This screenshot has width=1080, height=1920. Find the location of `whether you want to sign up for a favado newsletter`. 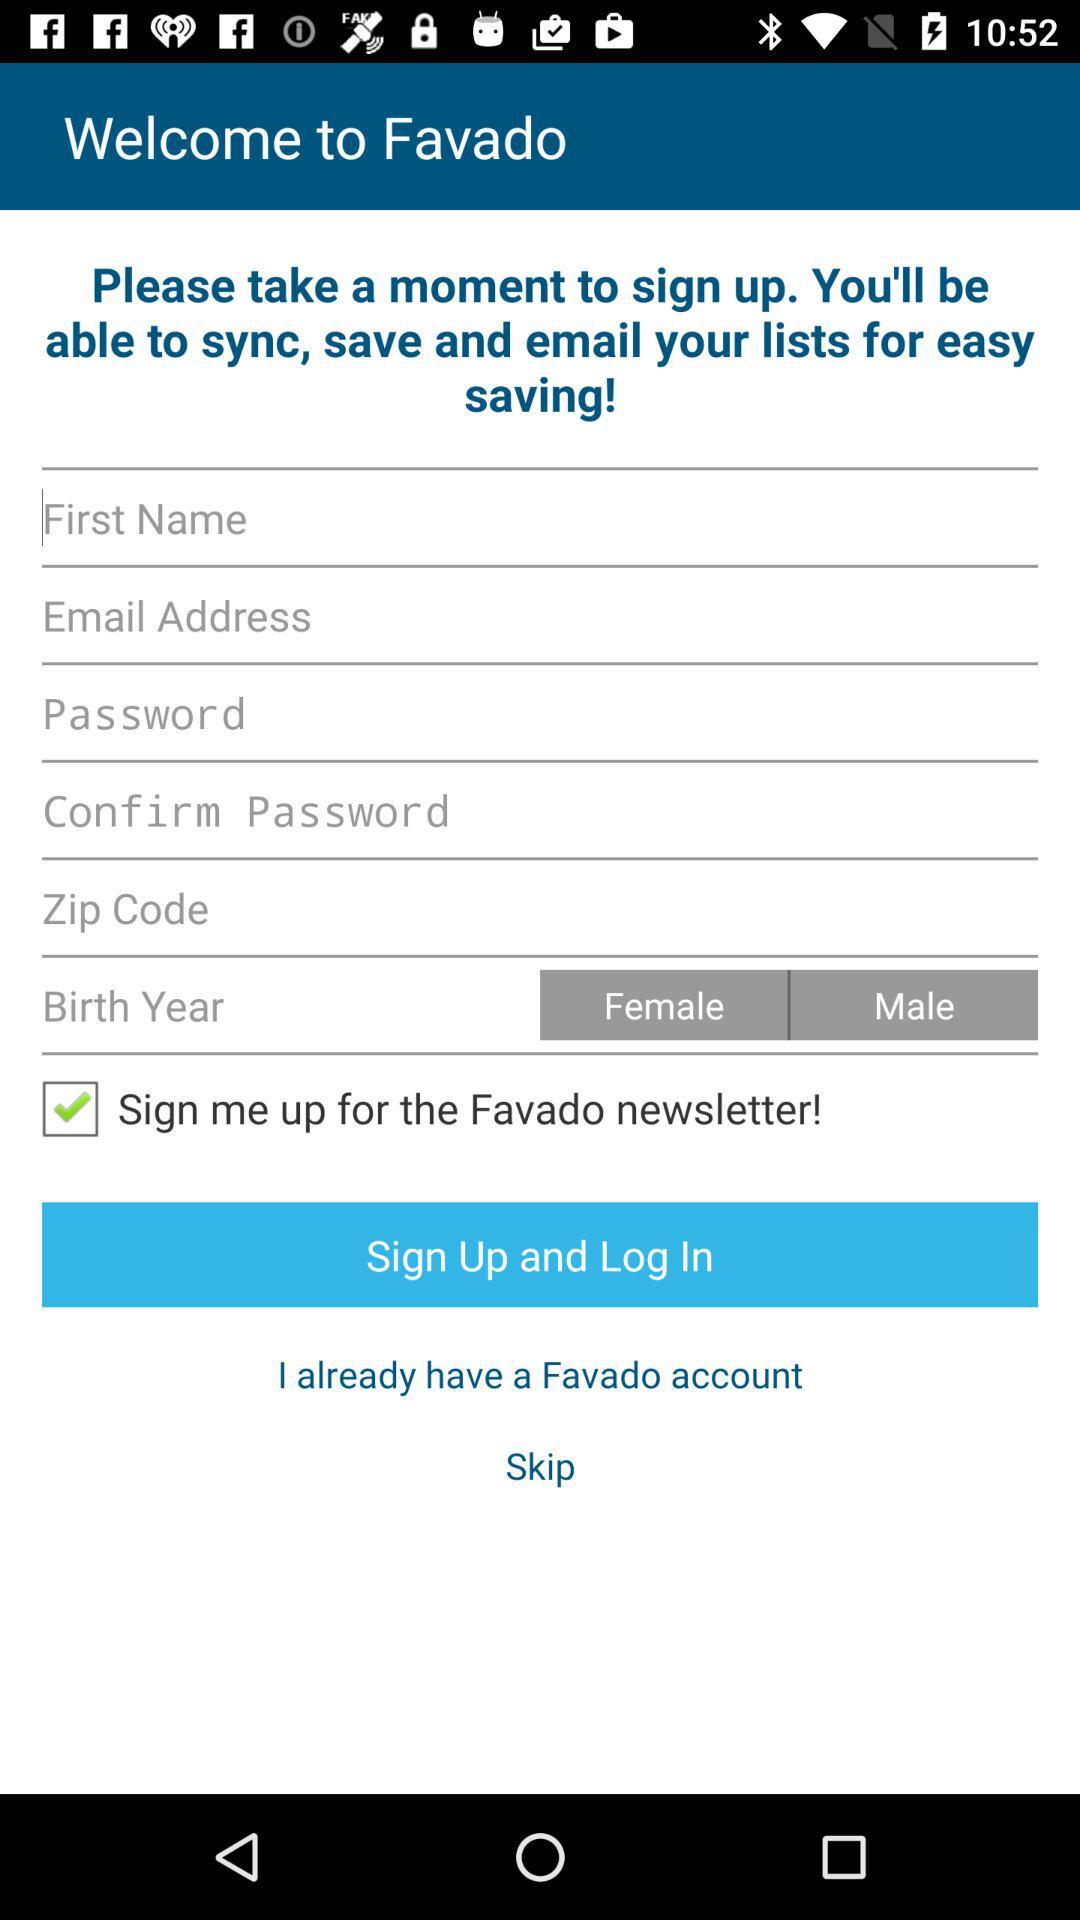

whether you want to sign up for a favado newsletter is located at coordinates (78, 1106).